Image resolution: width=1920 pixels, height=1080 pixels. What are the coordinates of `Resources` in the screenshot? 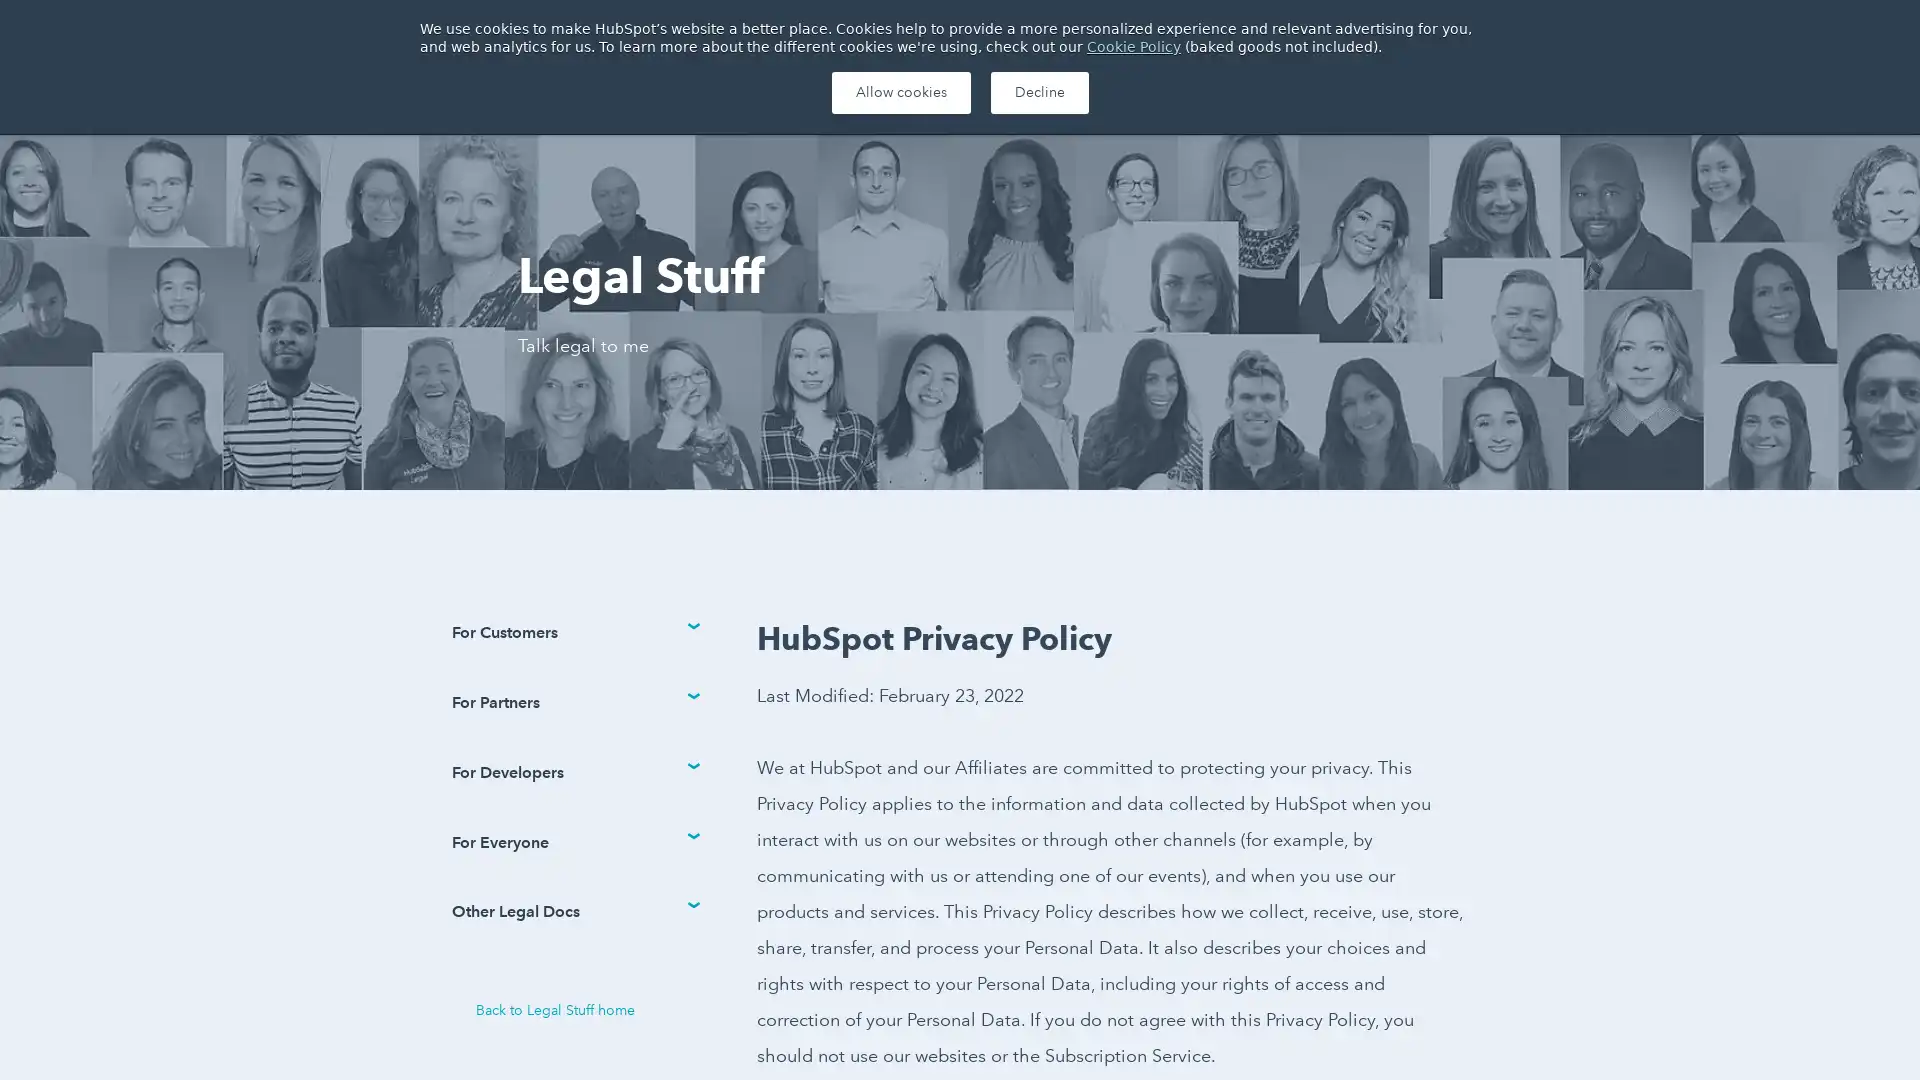 It's located at (882, 92).